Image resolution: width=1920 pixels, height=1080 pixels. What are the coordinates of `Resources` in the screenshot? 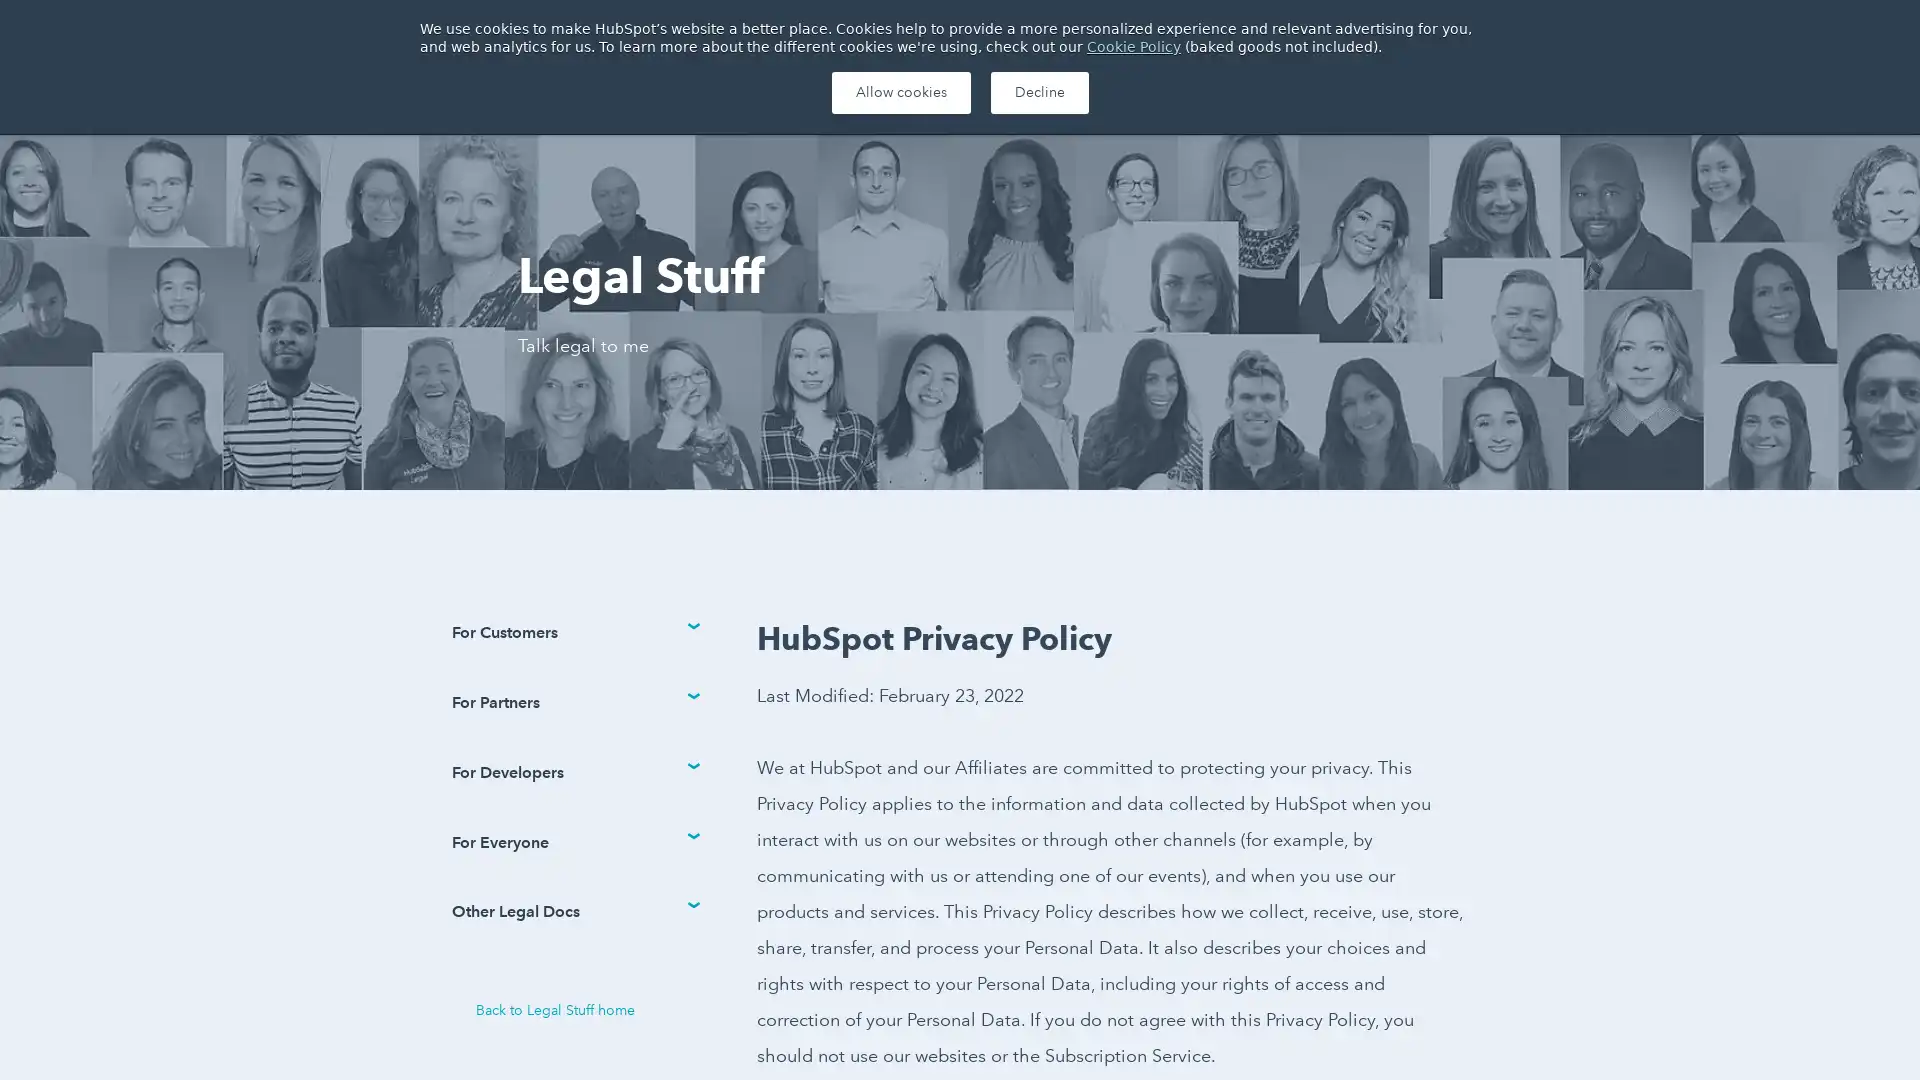 It's located at (882, 92).